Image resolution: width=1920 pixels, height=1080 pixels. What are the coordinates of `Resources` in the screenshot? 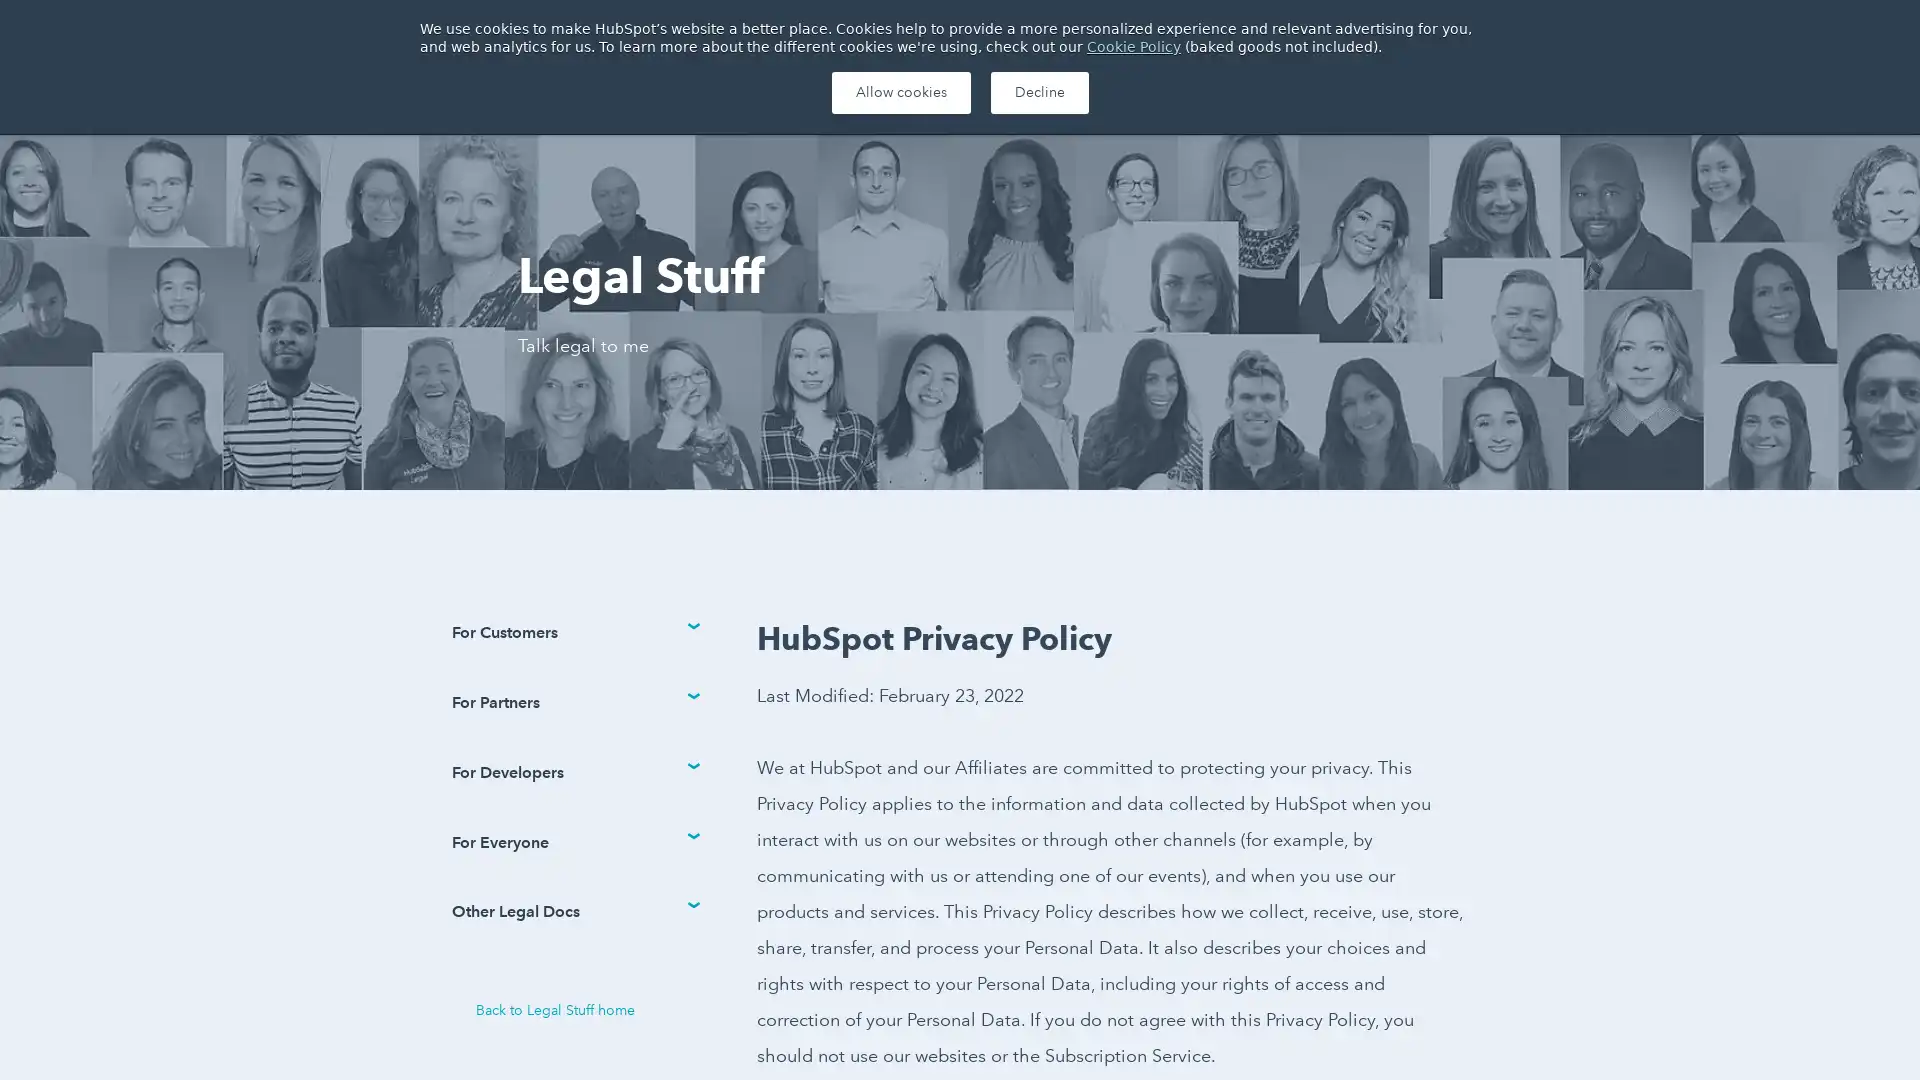 It's located at (882, 92).